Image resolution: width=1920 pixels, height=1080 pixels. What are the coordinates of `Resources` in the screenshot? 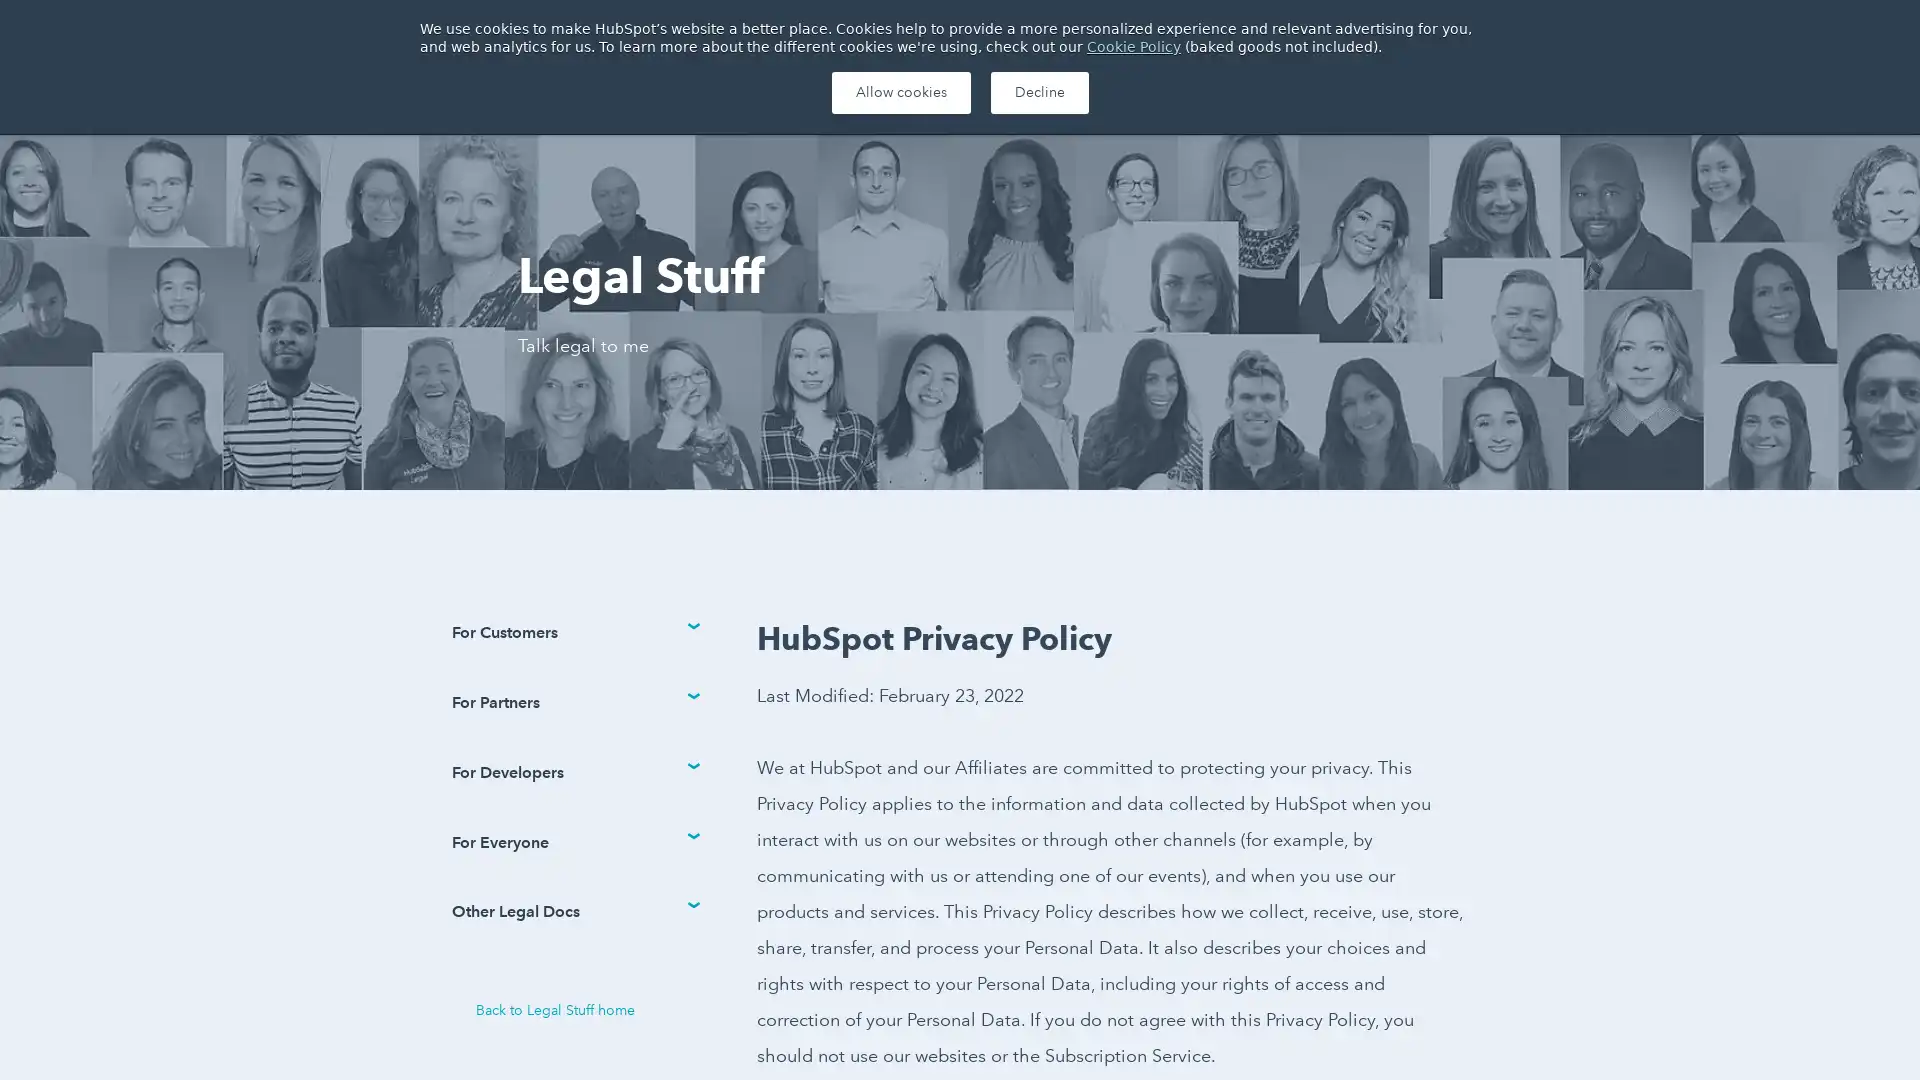 It's located at (882, 92).